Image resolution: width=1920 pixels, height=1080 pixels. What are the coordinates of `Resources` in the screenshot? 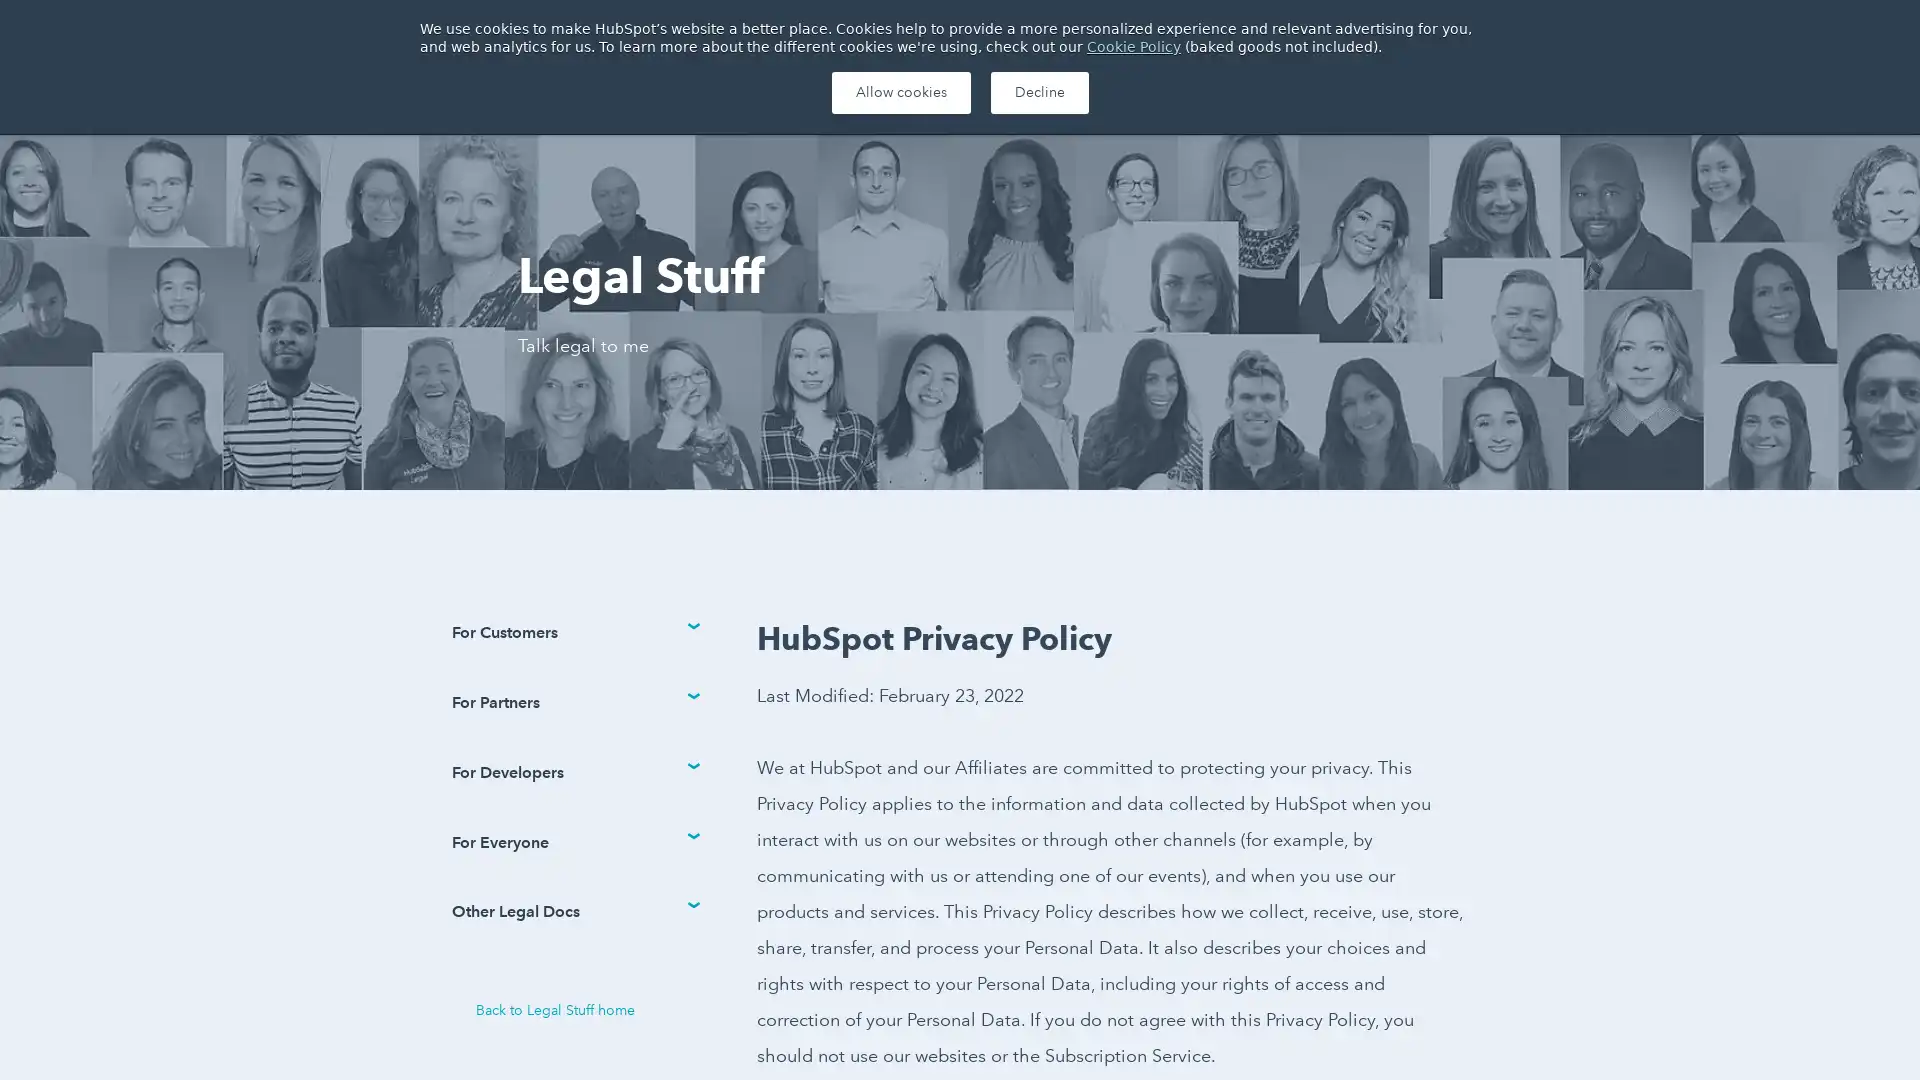 It's located at (882, 92).